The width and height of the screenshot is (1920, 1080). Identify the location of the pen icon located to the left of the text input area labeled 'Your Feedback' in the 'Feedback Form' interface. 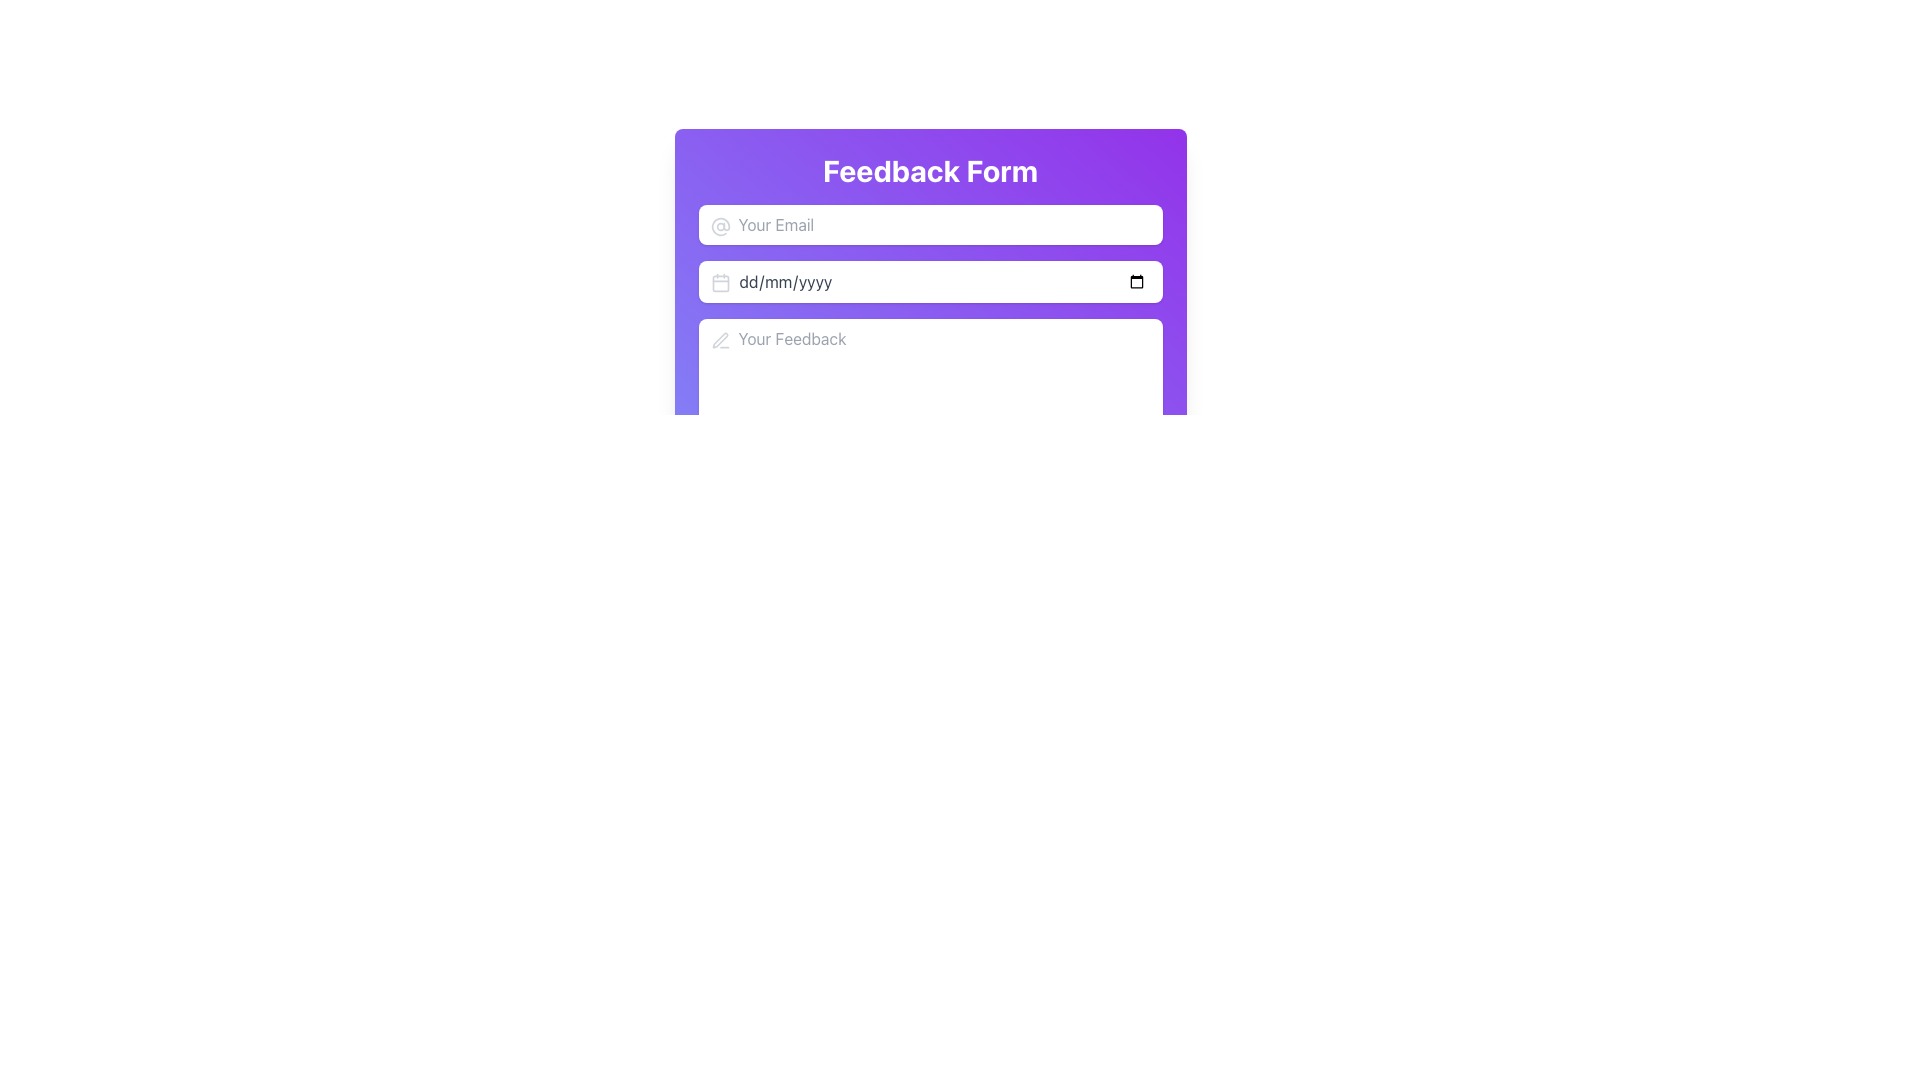
(720, 339).